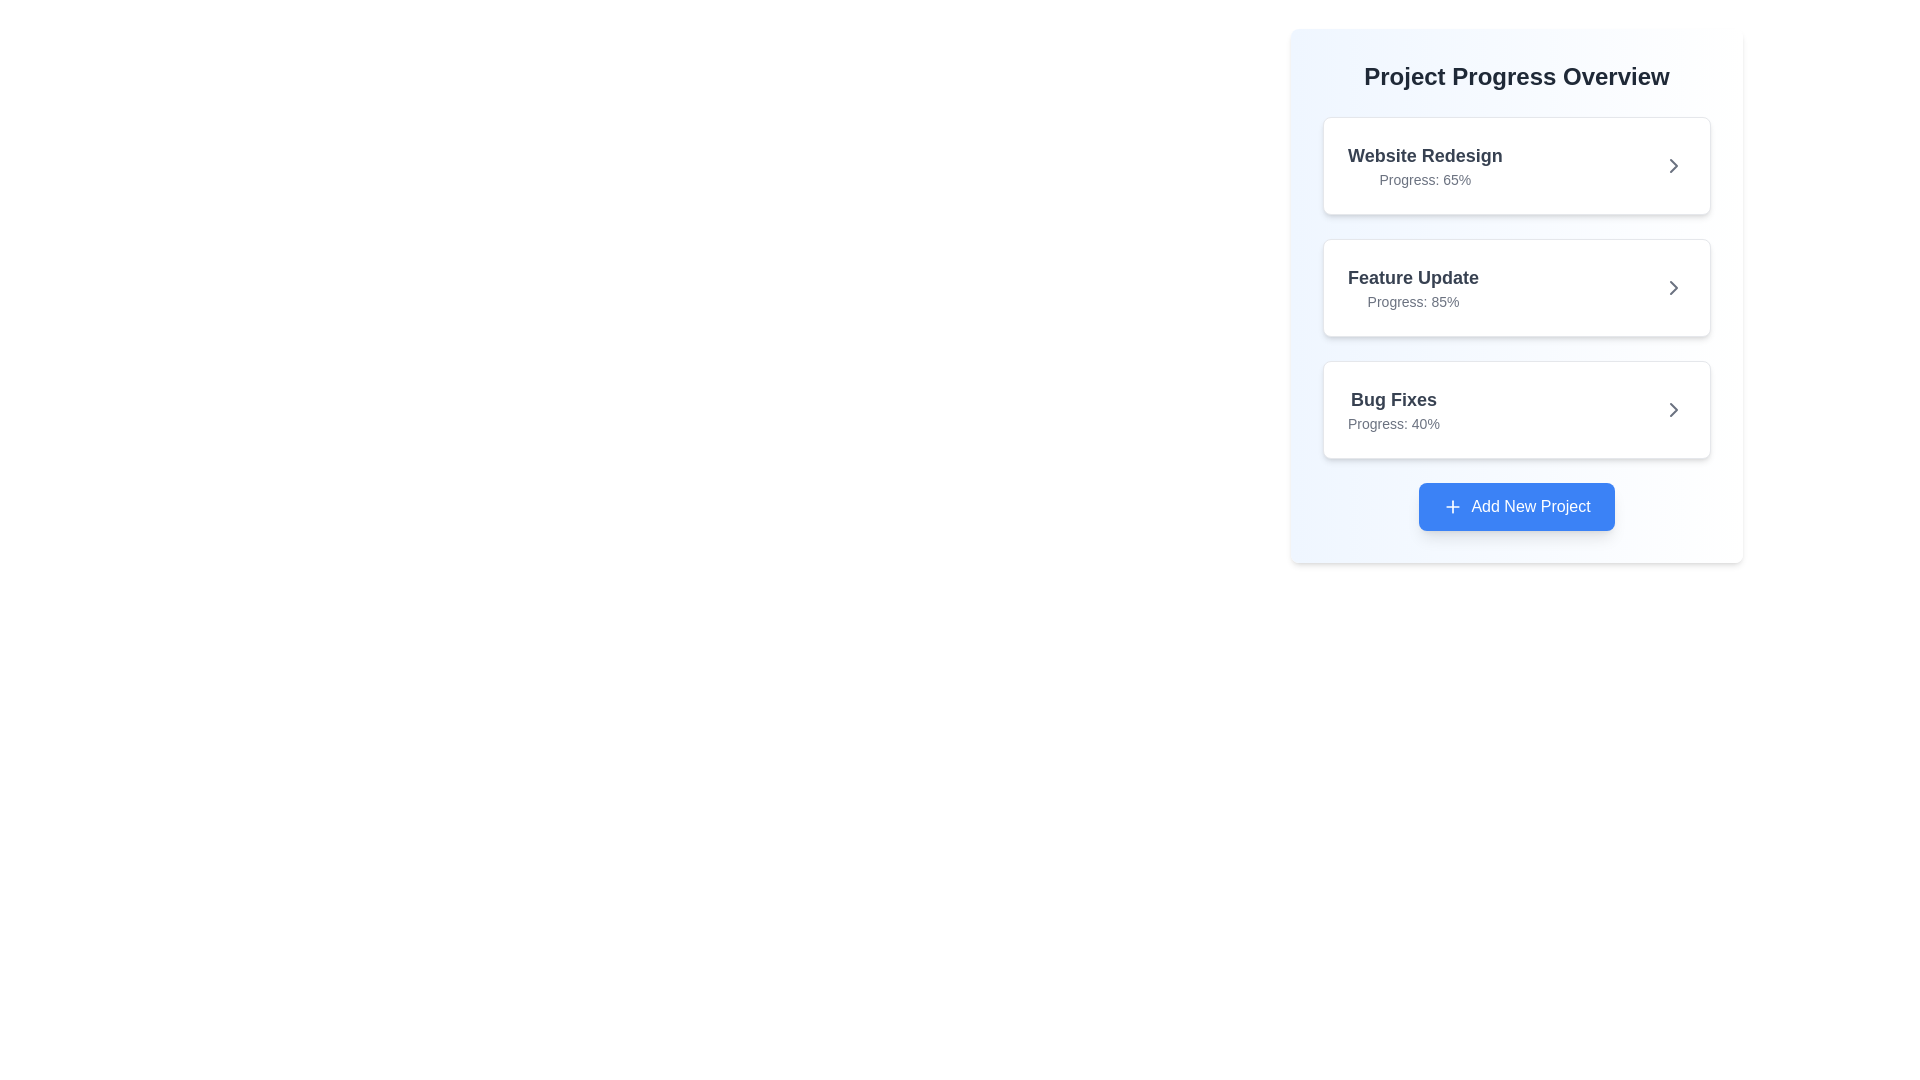 The width and height of the screenshot is (1920, 1080). What do you see at coordinates (1674, 164) in the screenshot?
I see `the navigational arrow icon located at the far right of the 'Website Redesign' list item to change its appearance` at bounding box center [1674, 164].